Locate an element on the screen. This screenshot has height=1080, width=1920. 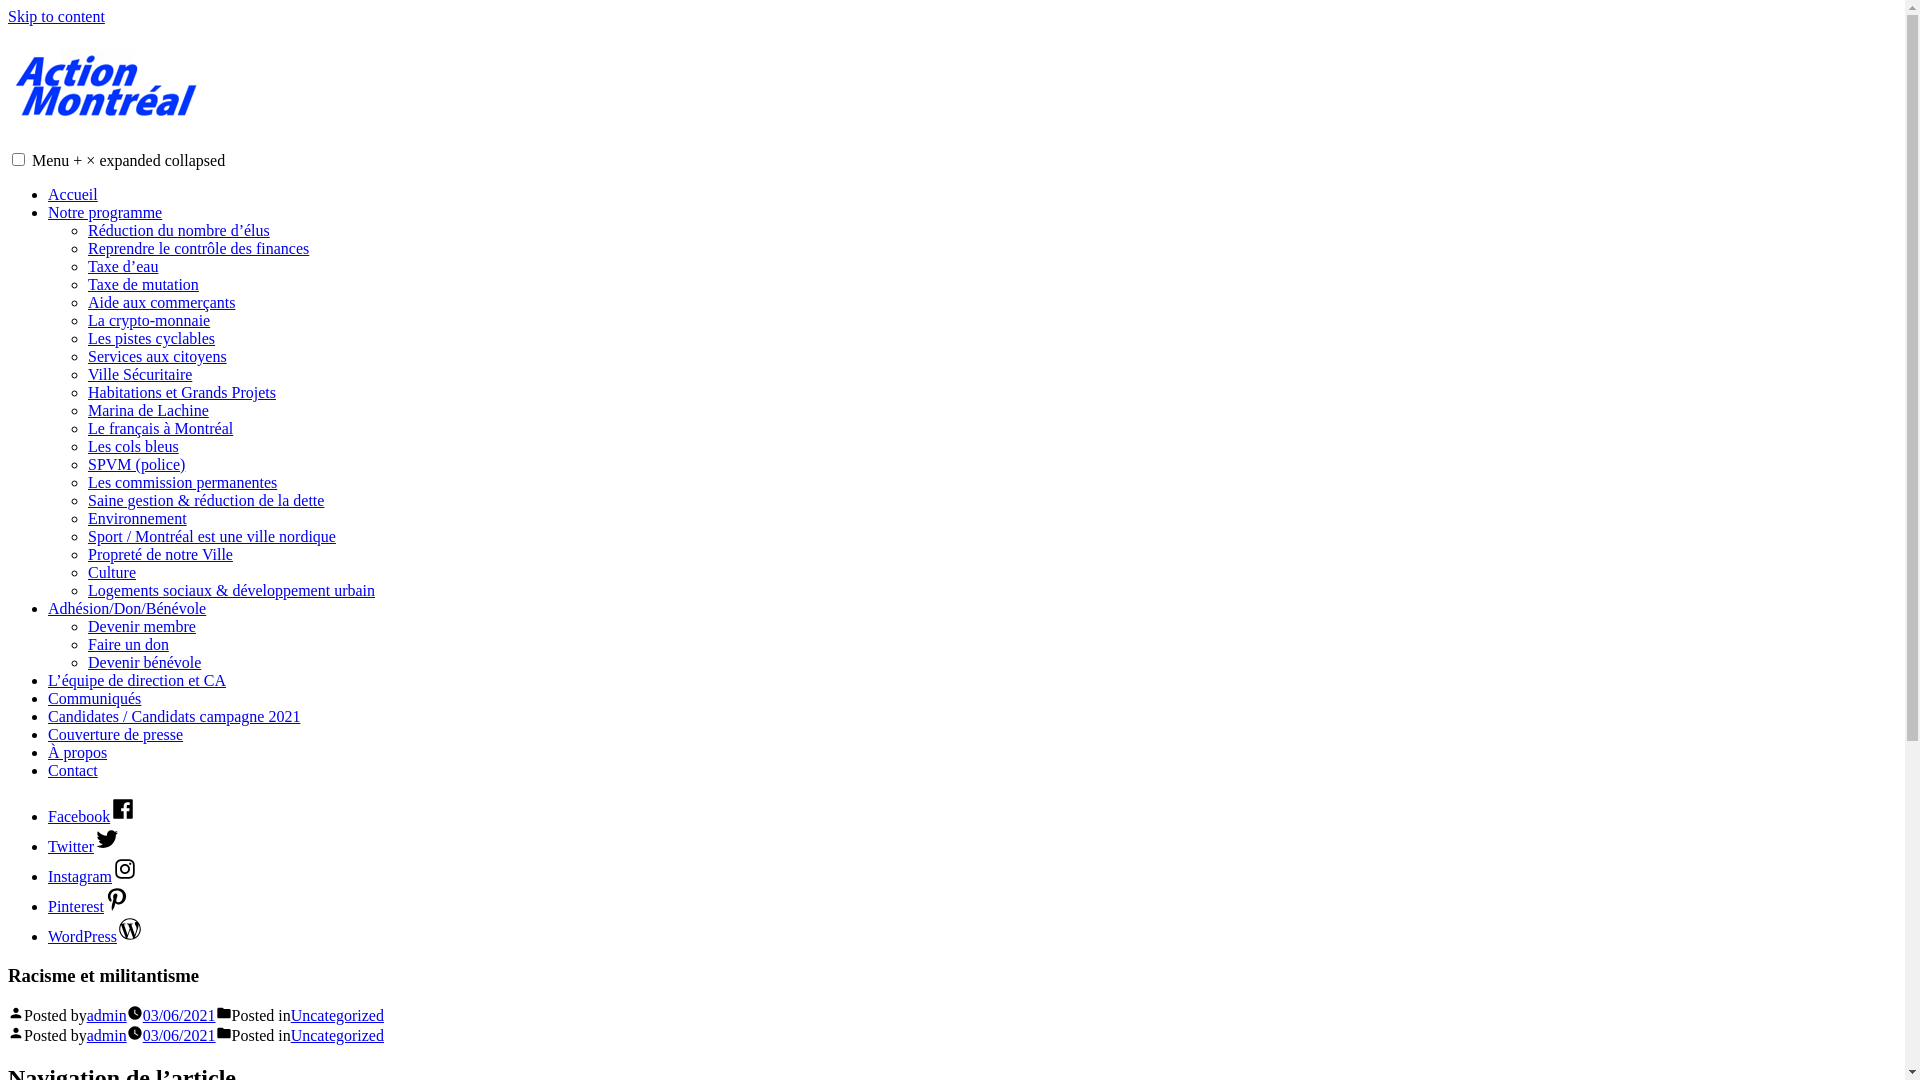
'Accueil' is located at coordinates (72, 194).